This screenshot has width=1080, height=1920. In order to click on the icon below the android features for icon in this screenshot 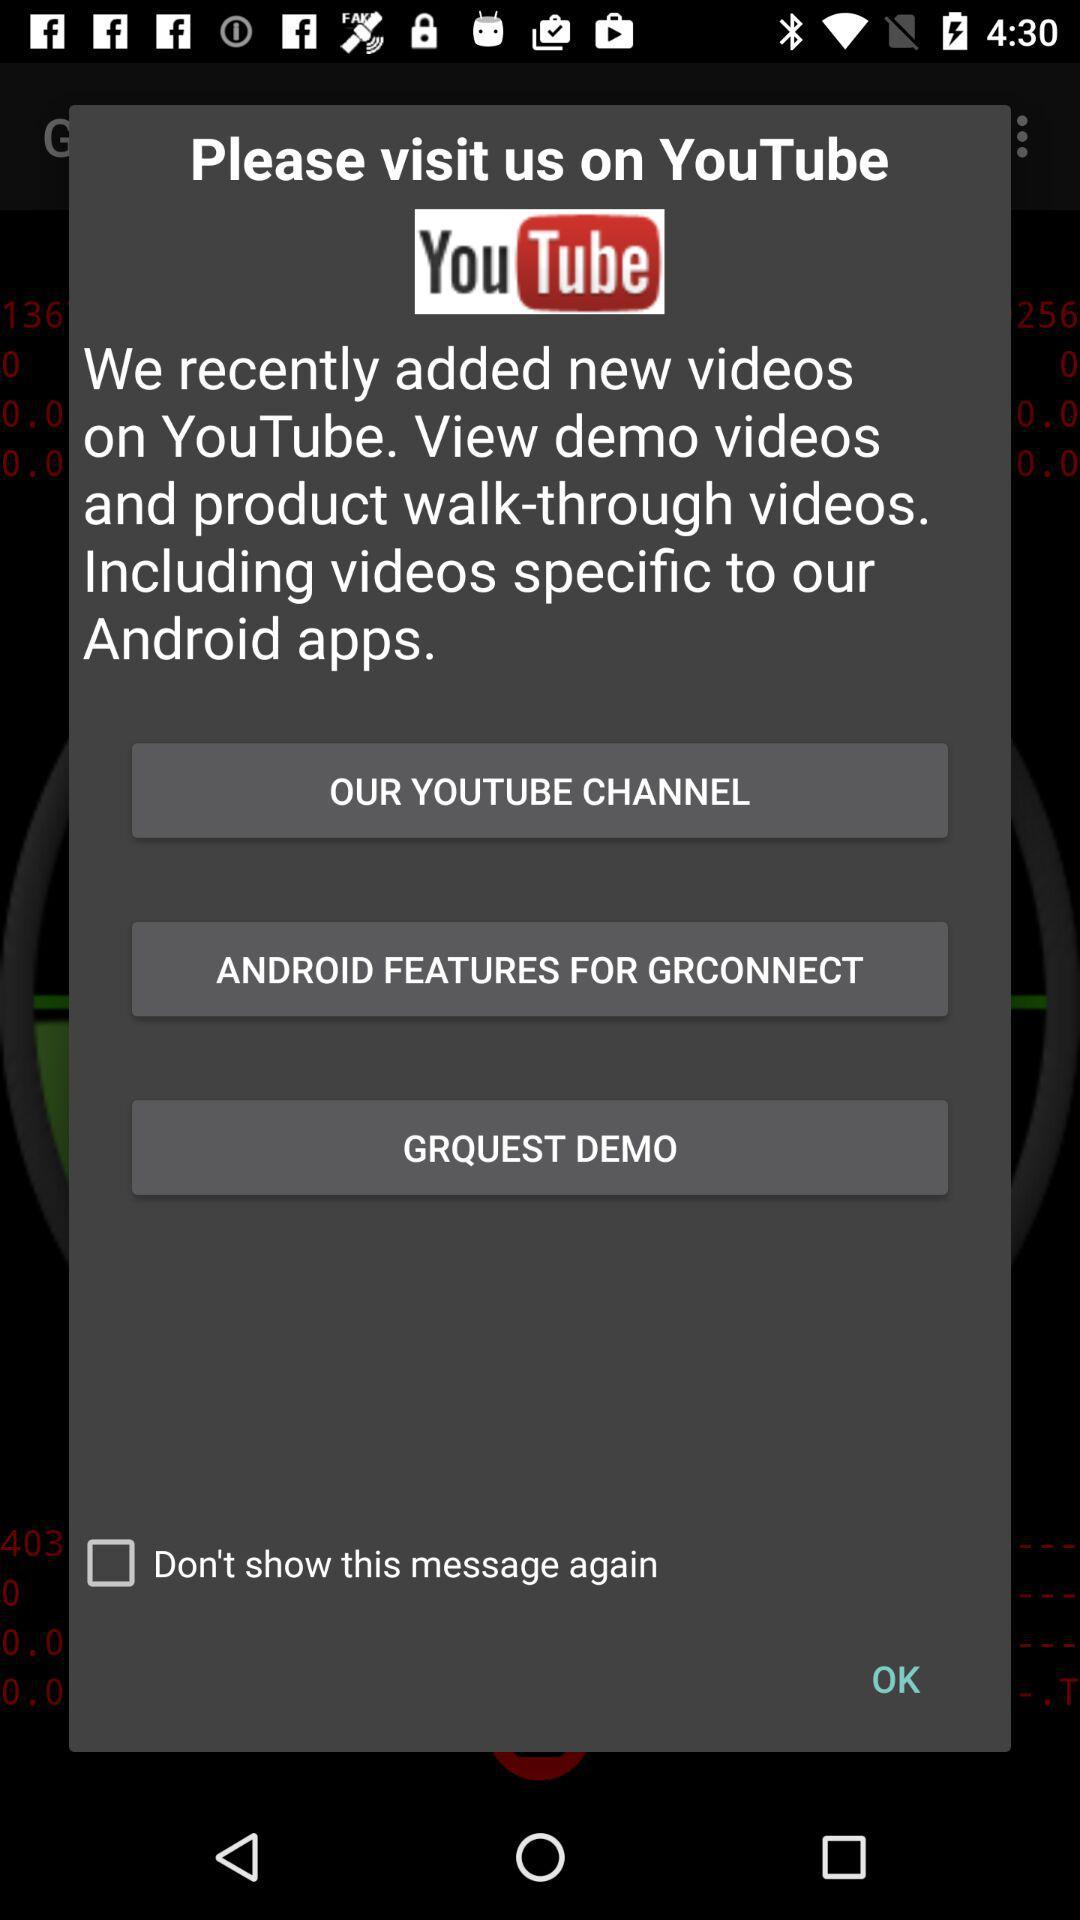, I will do `click(540, 1147)`.